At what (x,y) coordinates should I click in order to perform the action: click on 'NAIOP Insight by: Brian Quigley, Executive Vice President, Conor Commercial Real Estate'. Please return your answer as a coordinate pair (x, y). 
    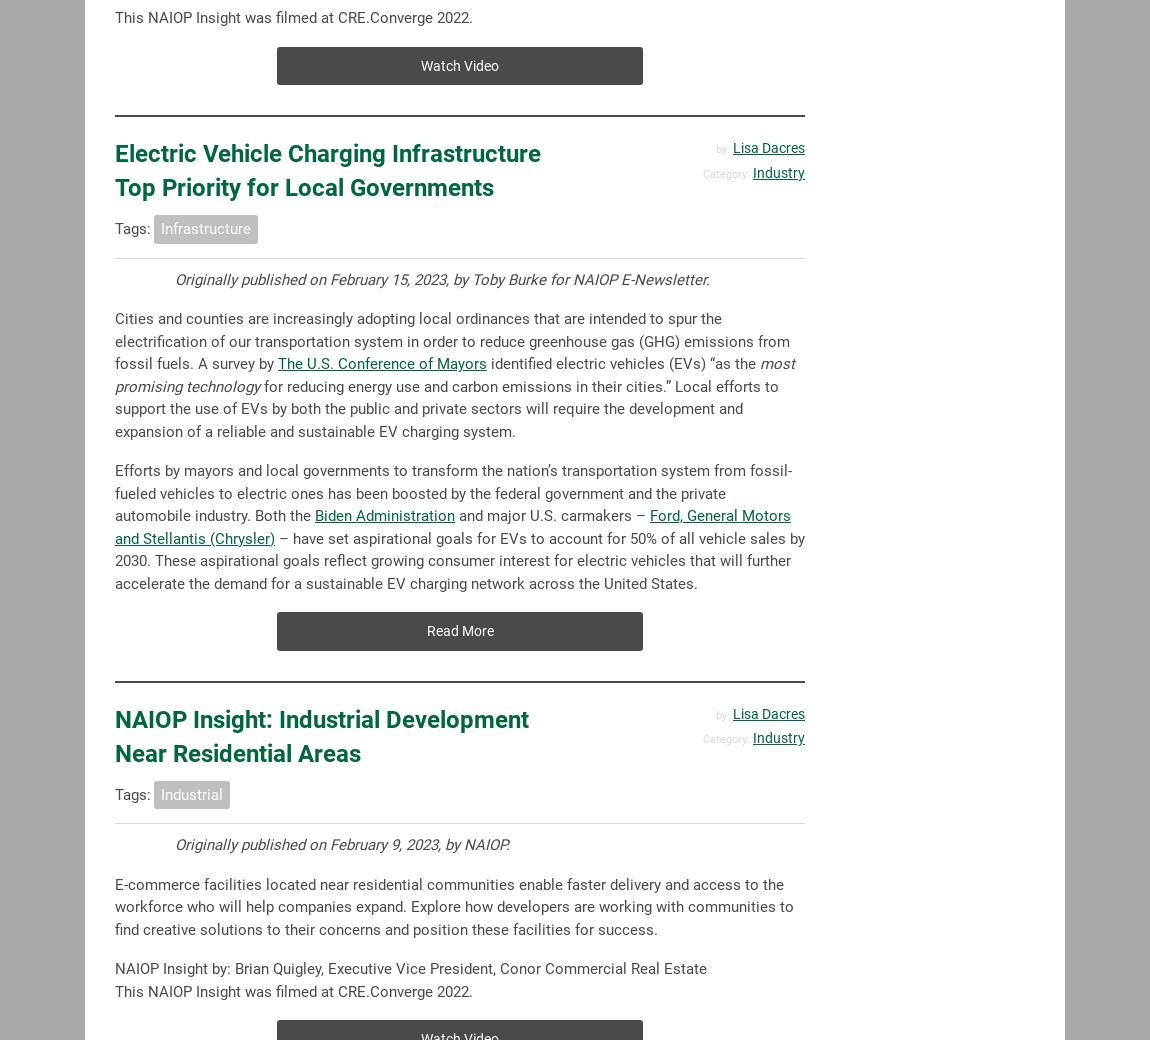
    Looking at the image, I should click on (411, 968).